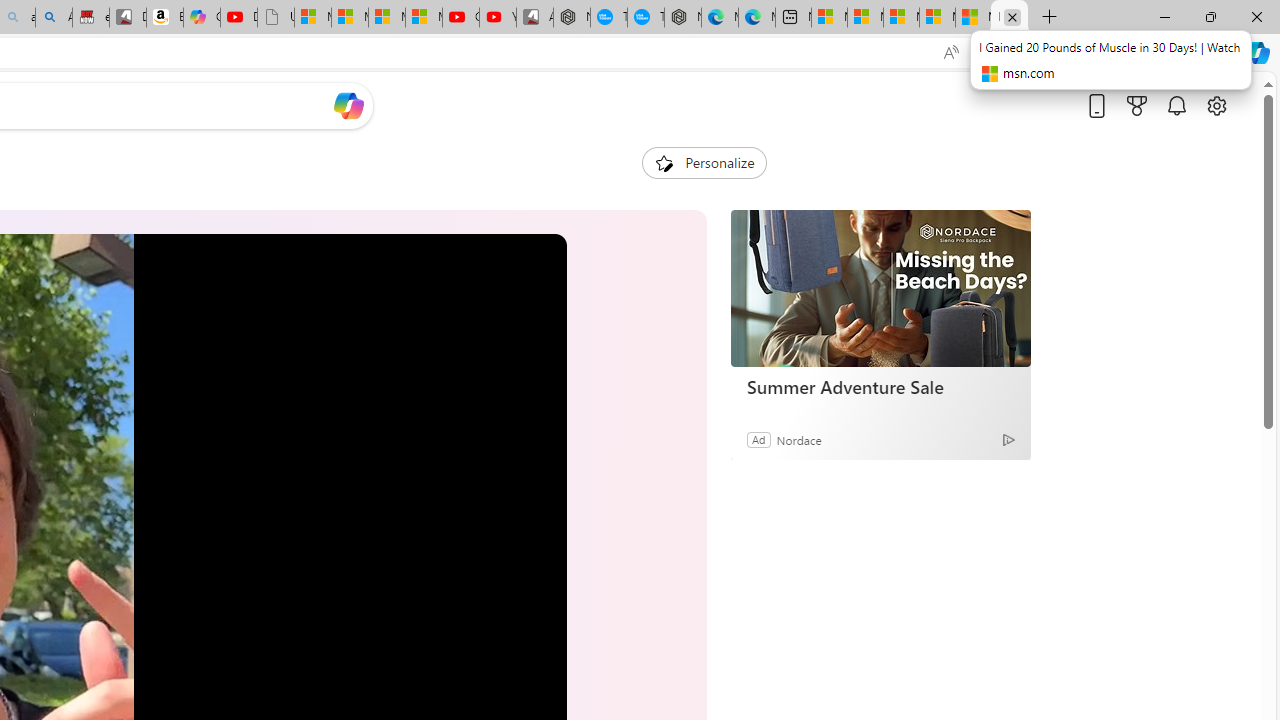  I want to click on 'Ad Choice', so click(1008, 438).